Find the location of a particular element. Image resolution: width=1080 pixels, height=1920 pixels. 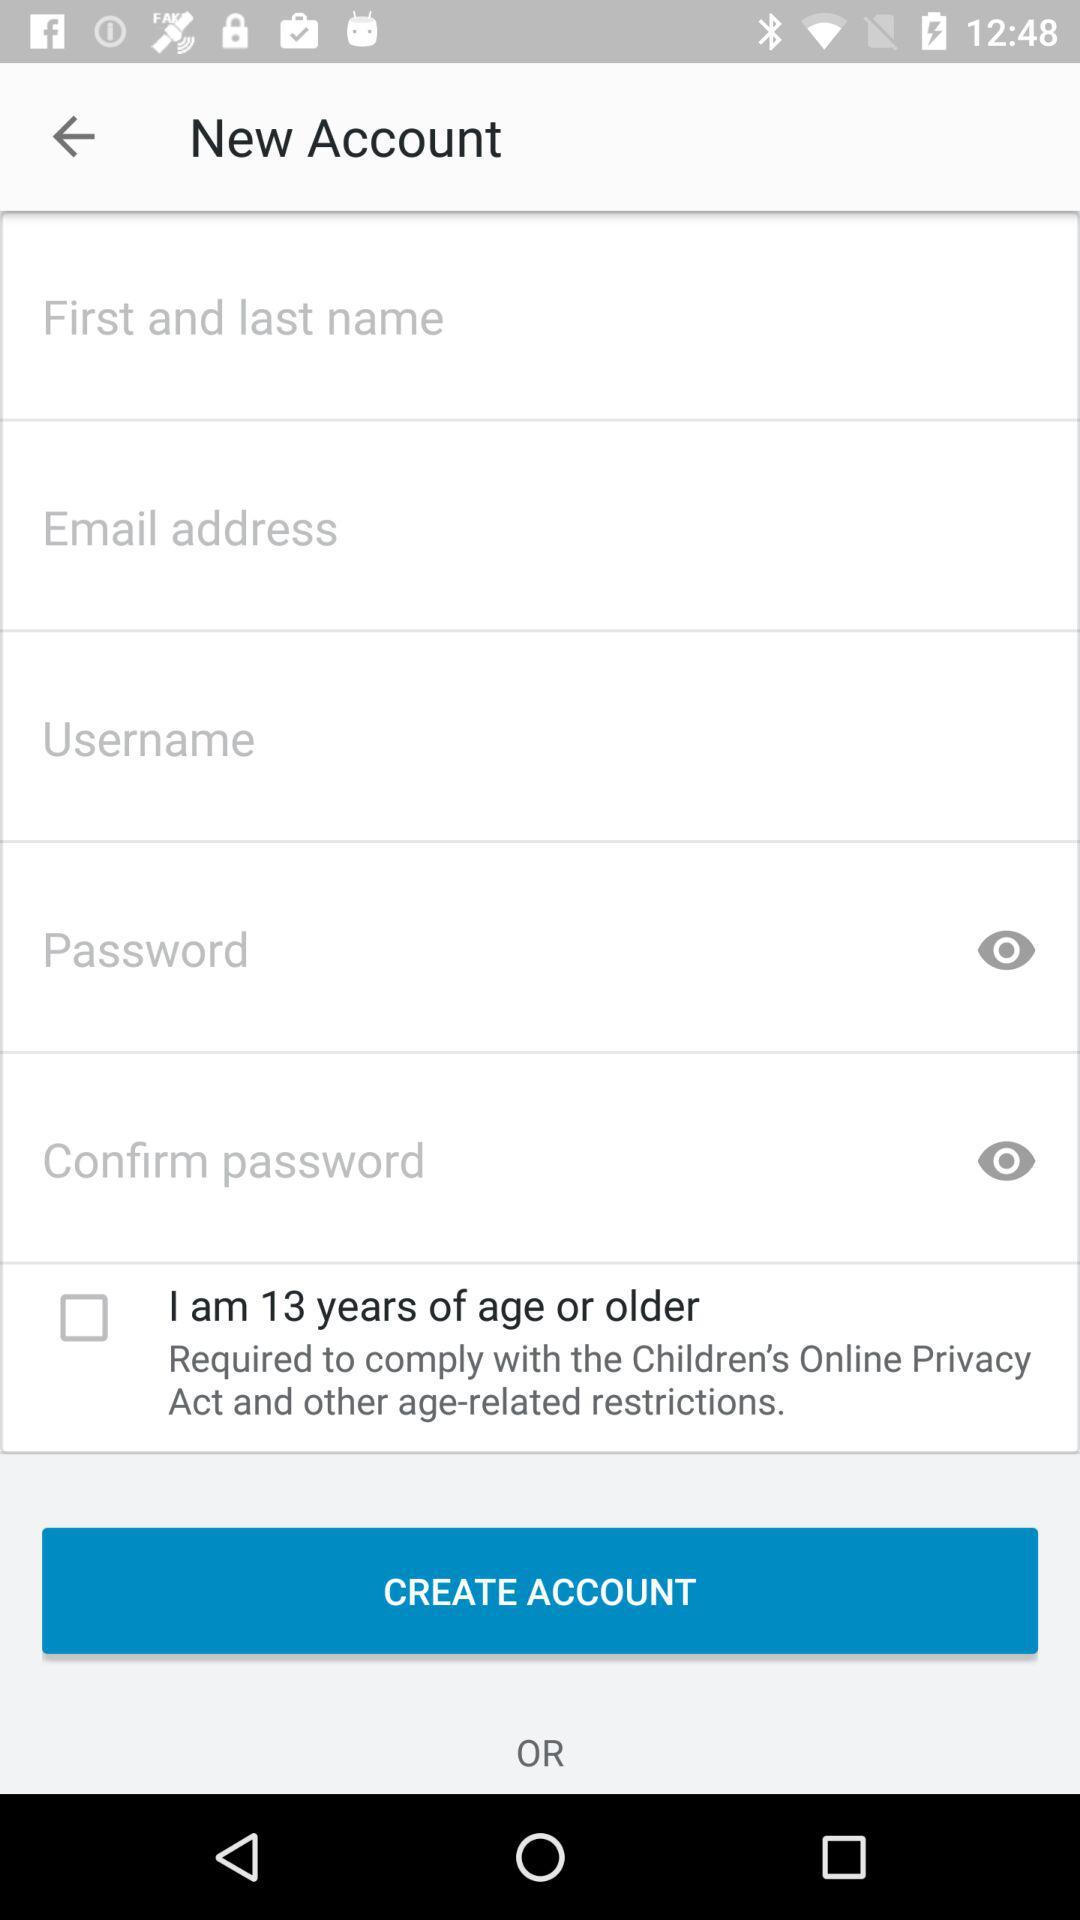

the item above or icon is located at coordinates (540, 1589).